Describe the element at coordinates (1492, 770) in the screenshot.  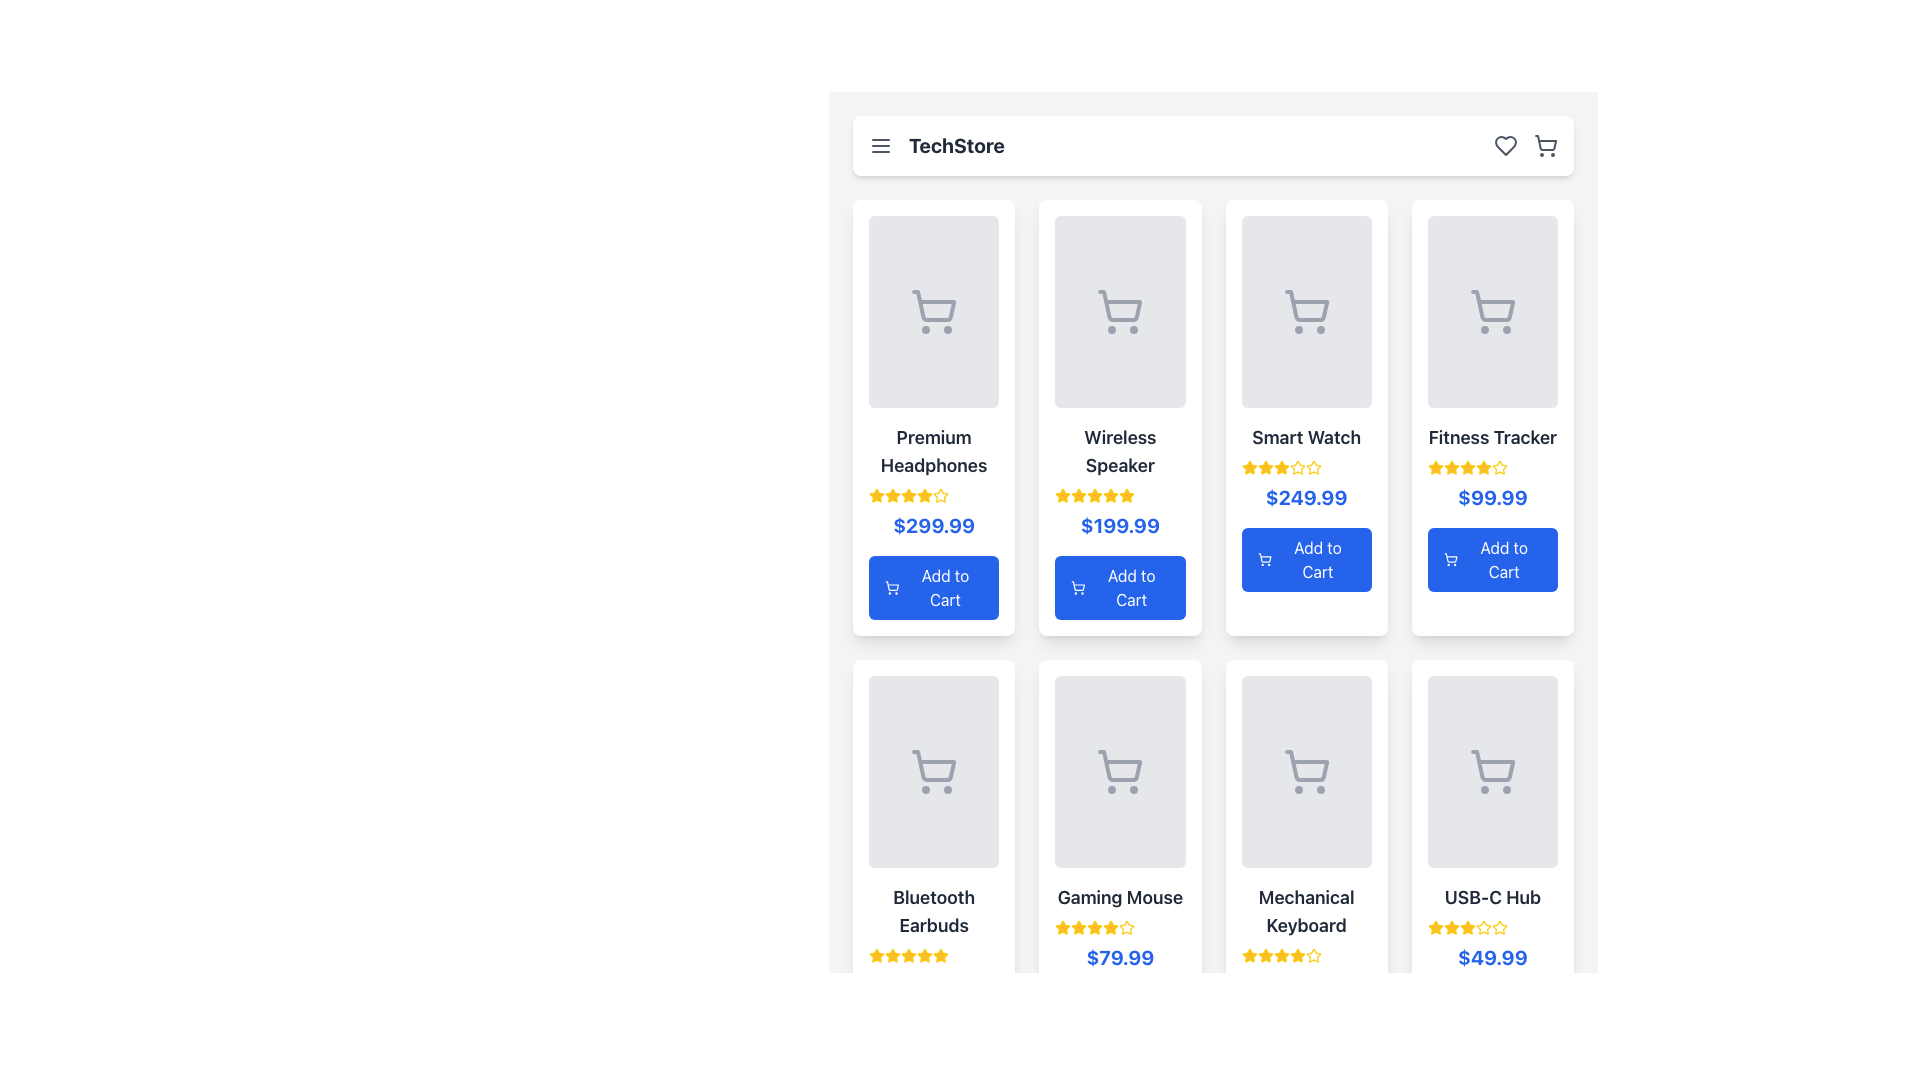
I see `the highlighted shopping cart icon located at the top center of the 'USB-C Hub' product card` at that location.